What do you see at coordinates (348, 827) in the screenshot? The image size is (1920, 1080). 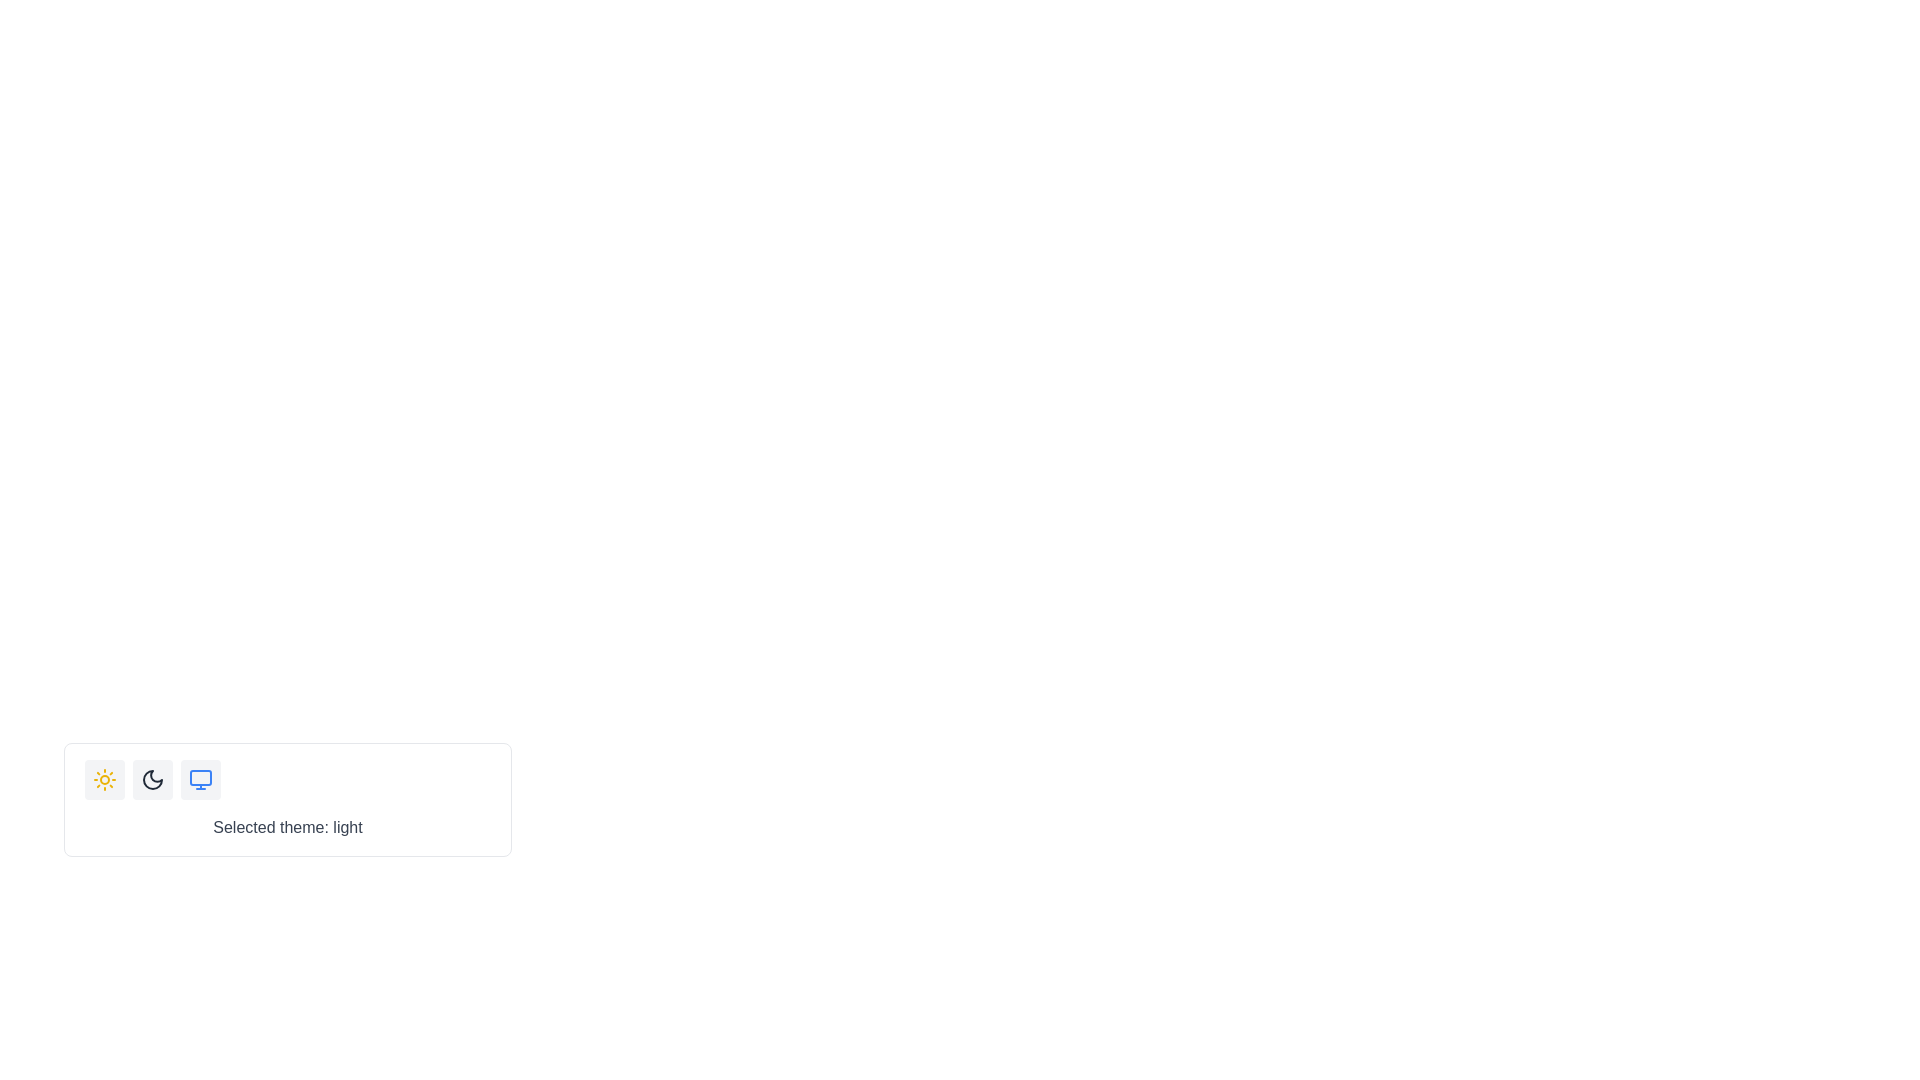 I see `the static text label displaying the currently selected theme, which is located to the right of the 'Selected theme:' text` at bounding box center [348, 827].